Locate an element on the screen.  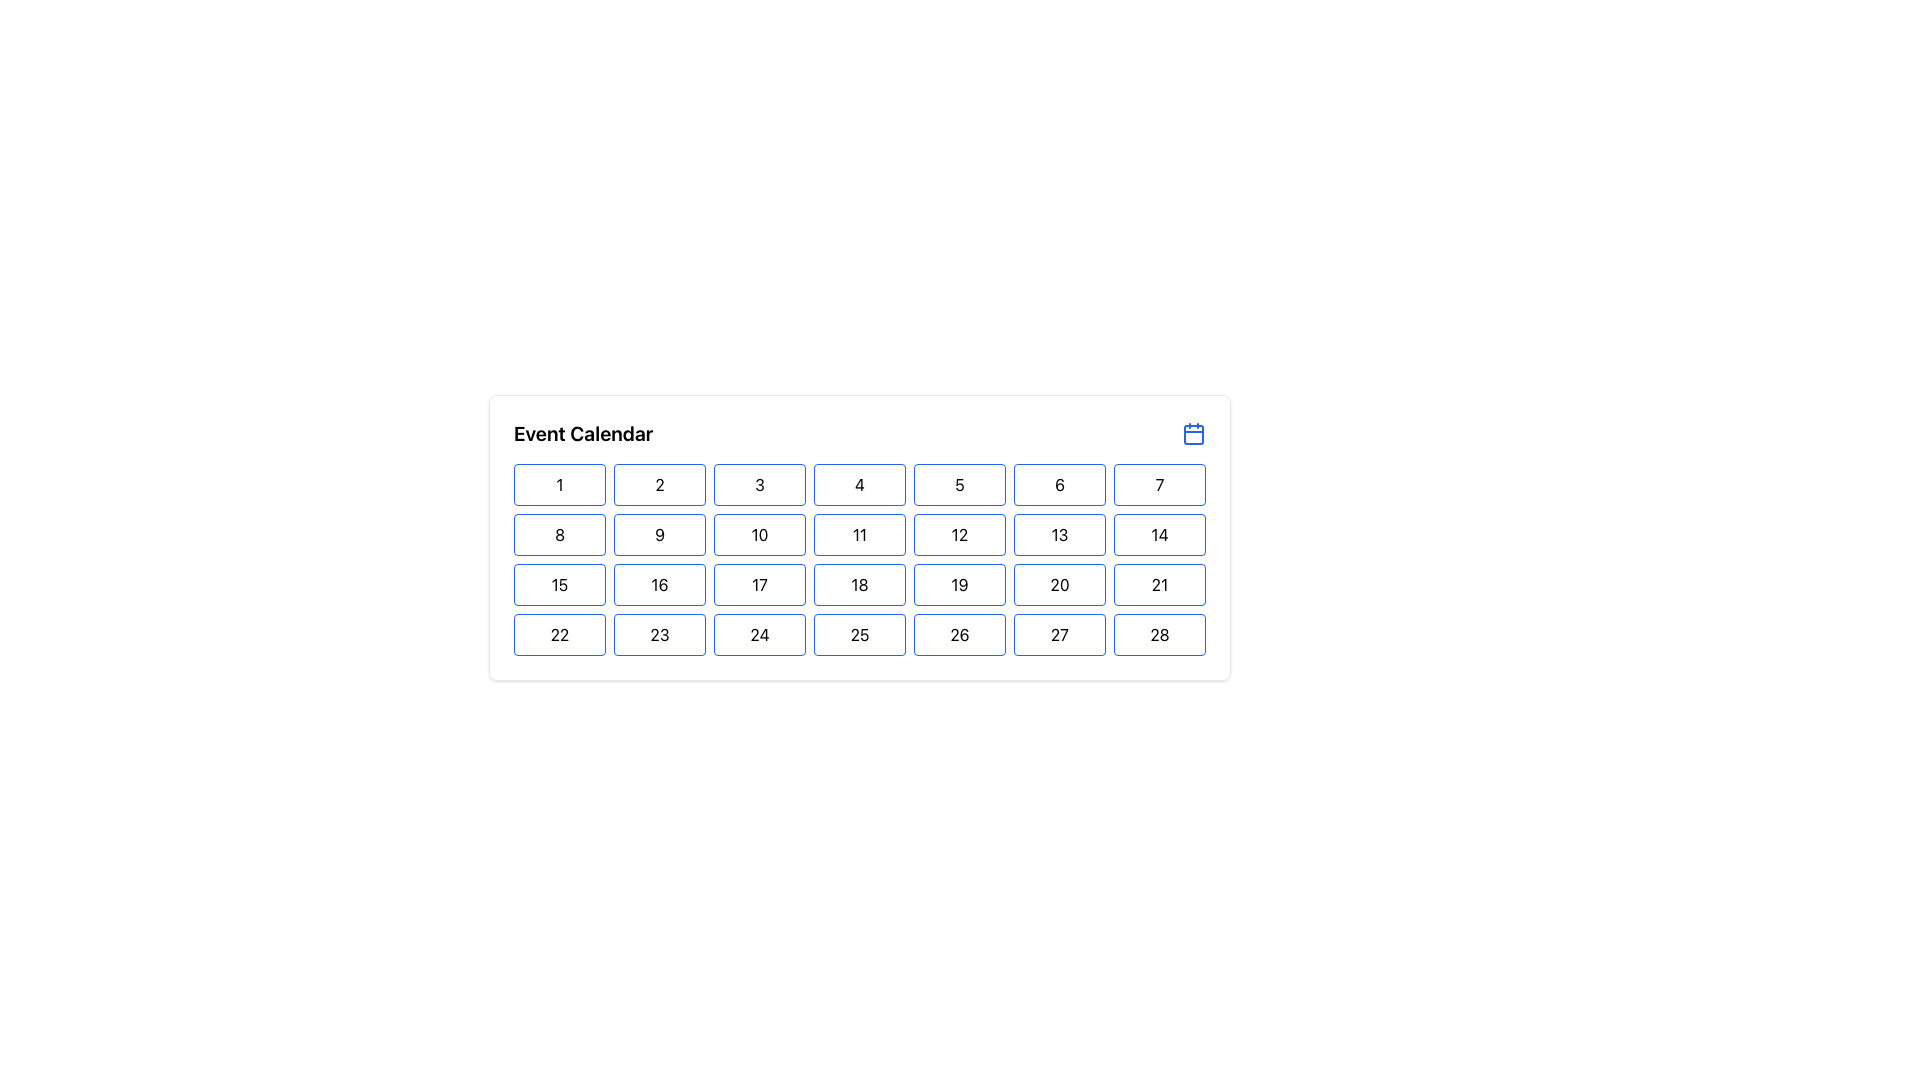
the seventh day button in the calendar view is located at coordinates (1160, 485).